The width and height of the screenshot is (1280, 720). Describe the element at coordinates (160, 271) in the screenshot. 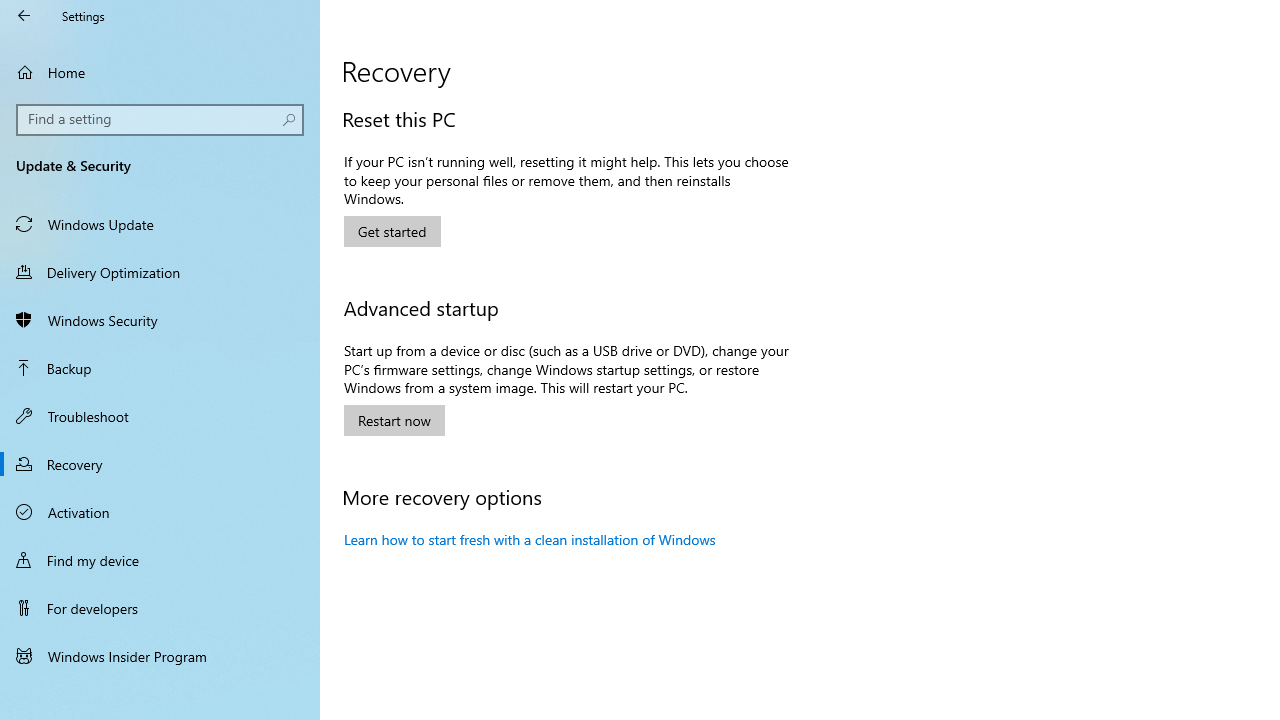

I see `'Delivery Optimization'` at that location.